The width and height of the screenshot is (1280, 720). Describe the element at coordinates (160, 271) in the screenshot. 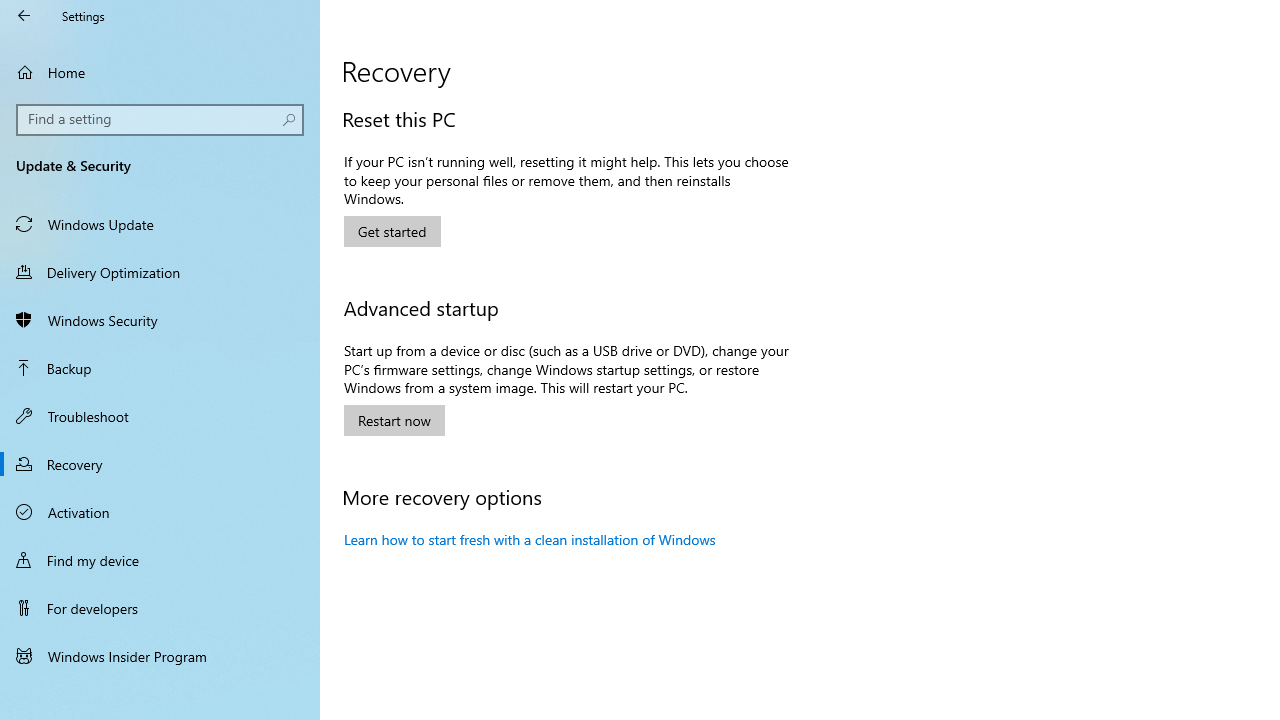

I see `'Delivery Optimization'` at that location.